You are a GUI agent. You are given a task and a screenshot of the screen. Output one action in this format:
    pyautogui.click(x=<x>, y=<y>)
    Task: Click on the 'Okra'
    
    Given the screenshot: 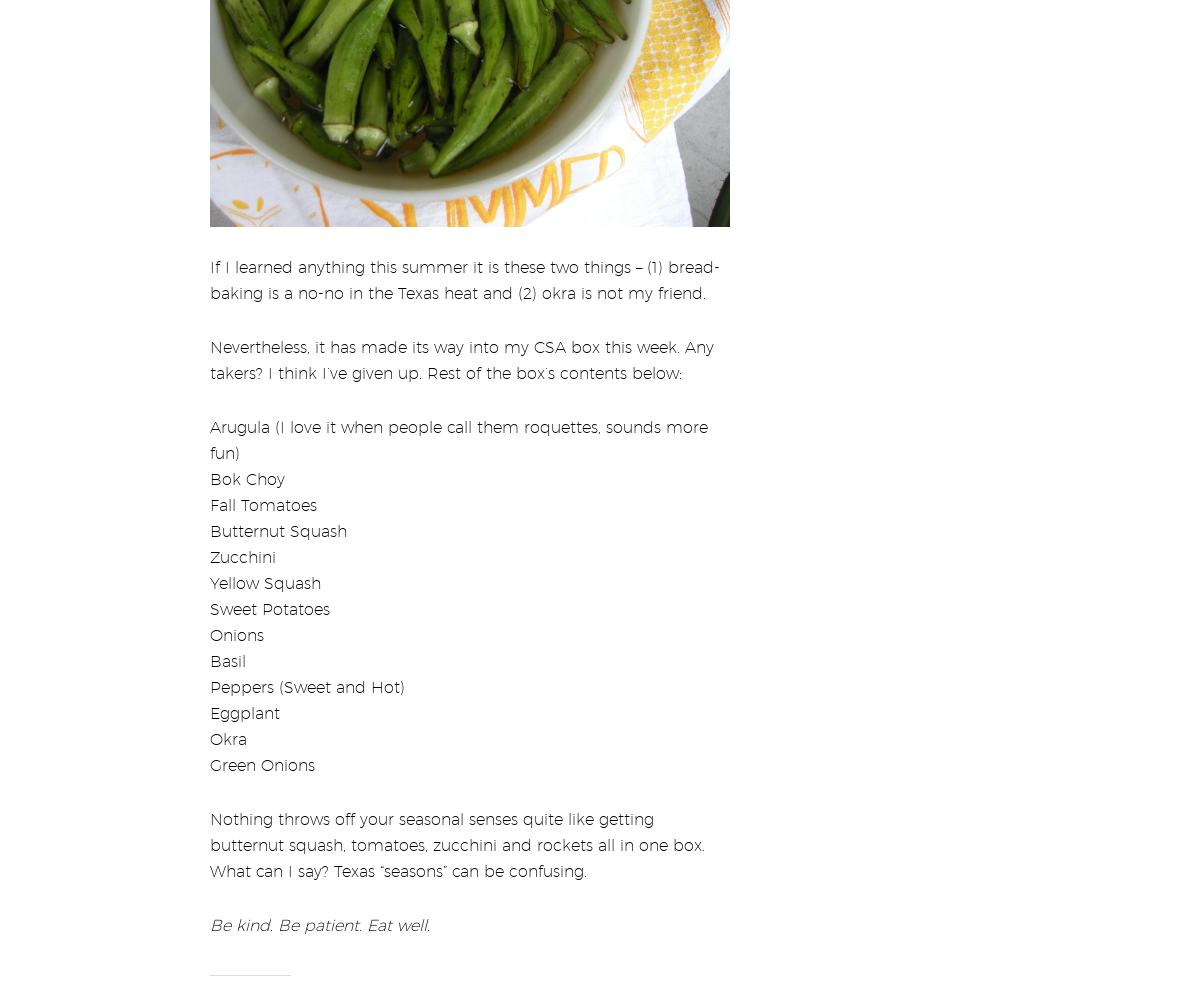 What is the action you would take?
    pyautogui.click(x=209, y=725)
    